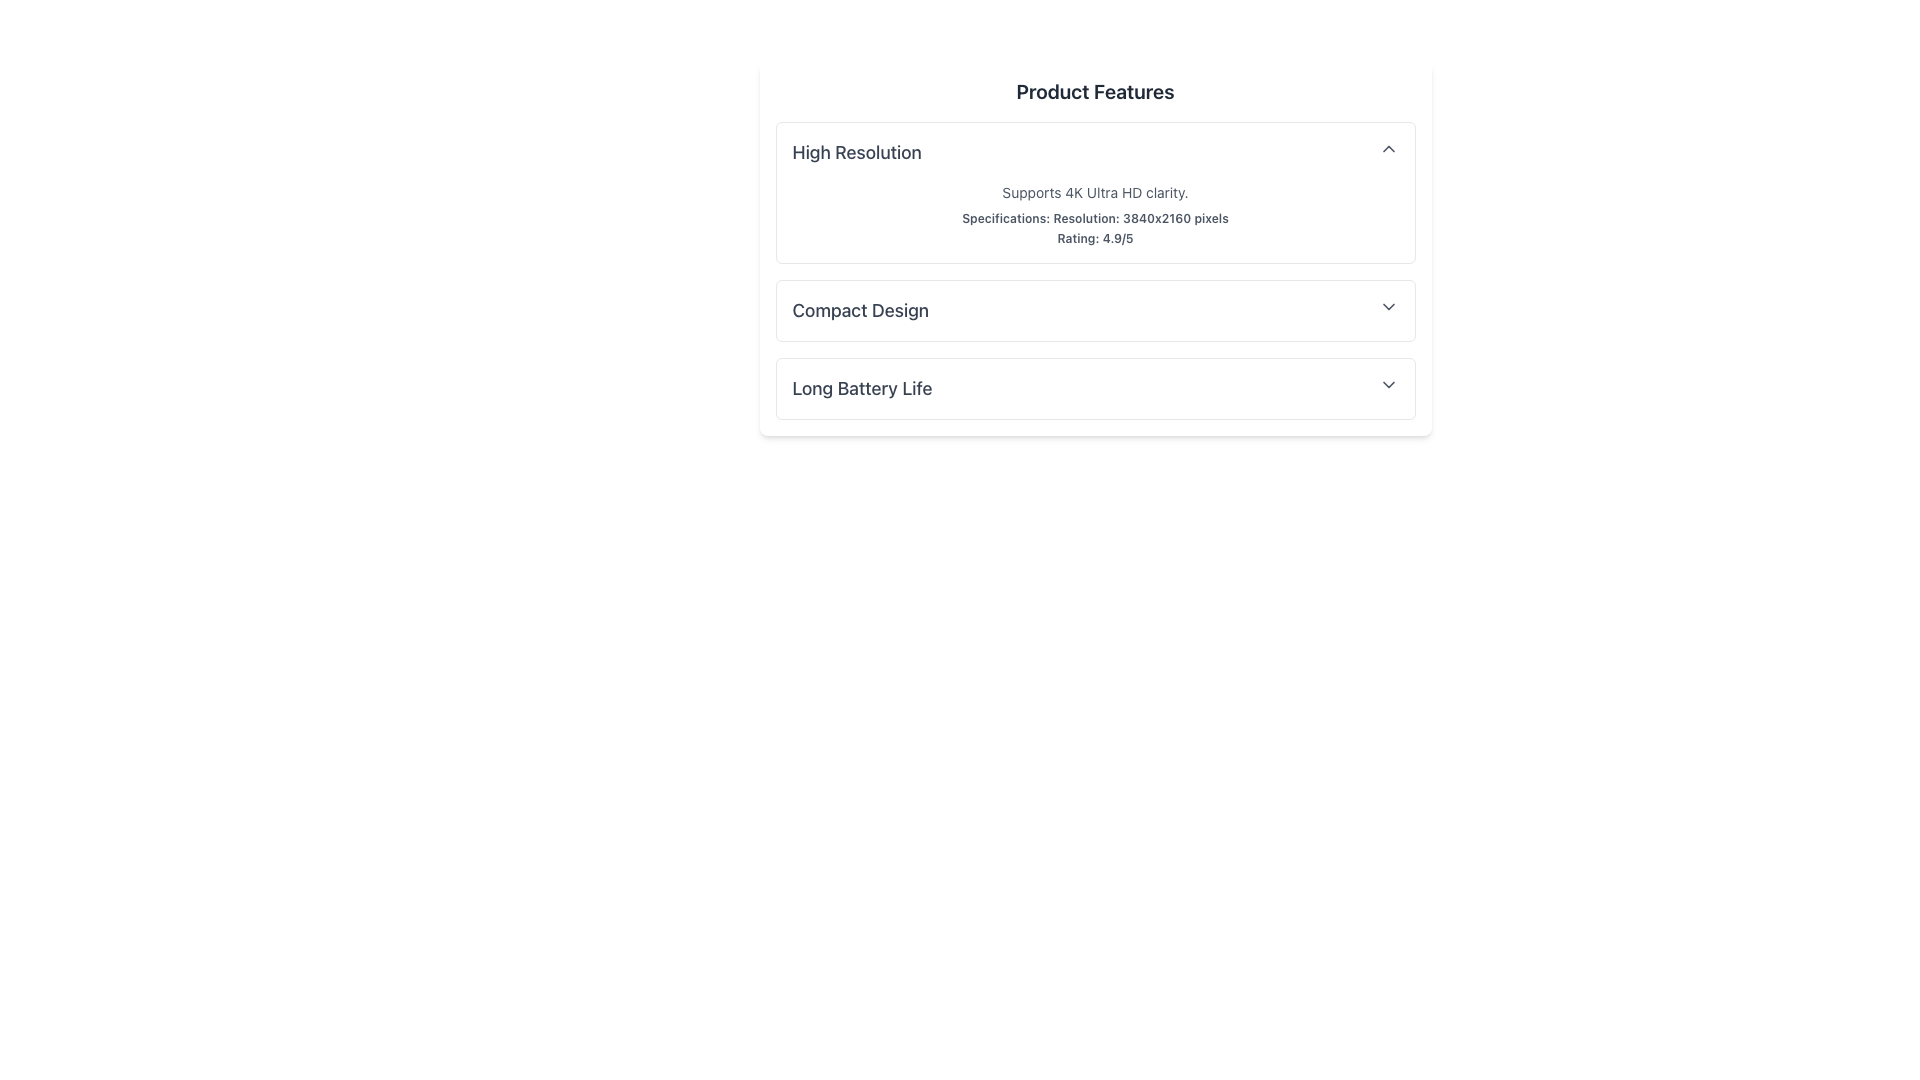 The width and height of the screenshot is (1920, 1080). What do you see at coordinates (1094, 92) in the screenshot?
I see `the Static Label or Header that indicates 'Product Features', positioned at the top of the card containing detailed information` at bounding box center [1094, 92].